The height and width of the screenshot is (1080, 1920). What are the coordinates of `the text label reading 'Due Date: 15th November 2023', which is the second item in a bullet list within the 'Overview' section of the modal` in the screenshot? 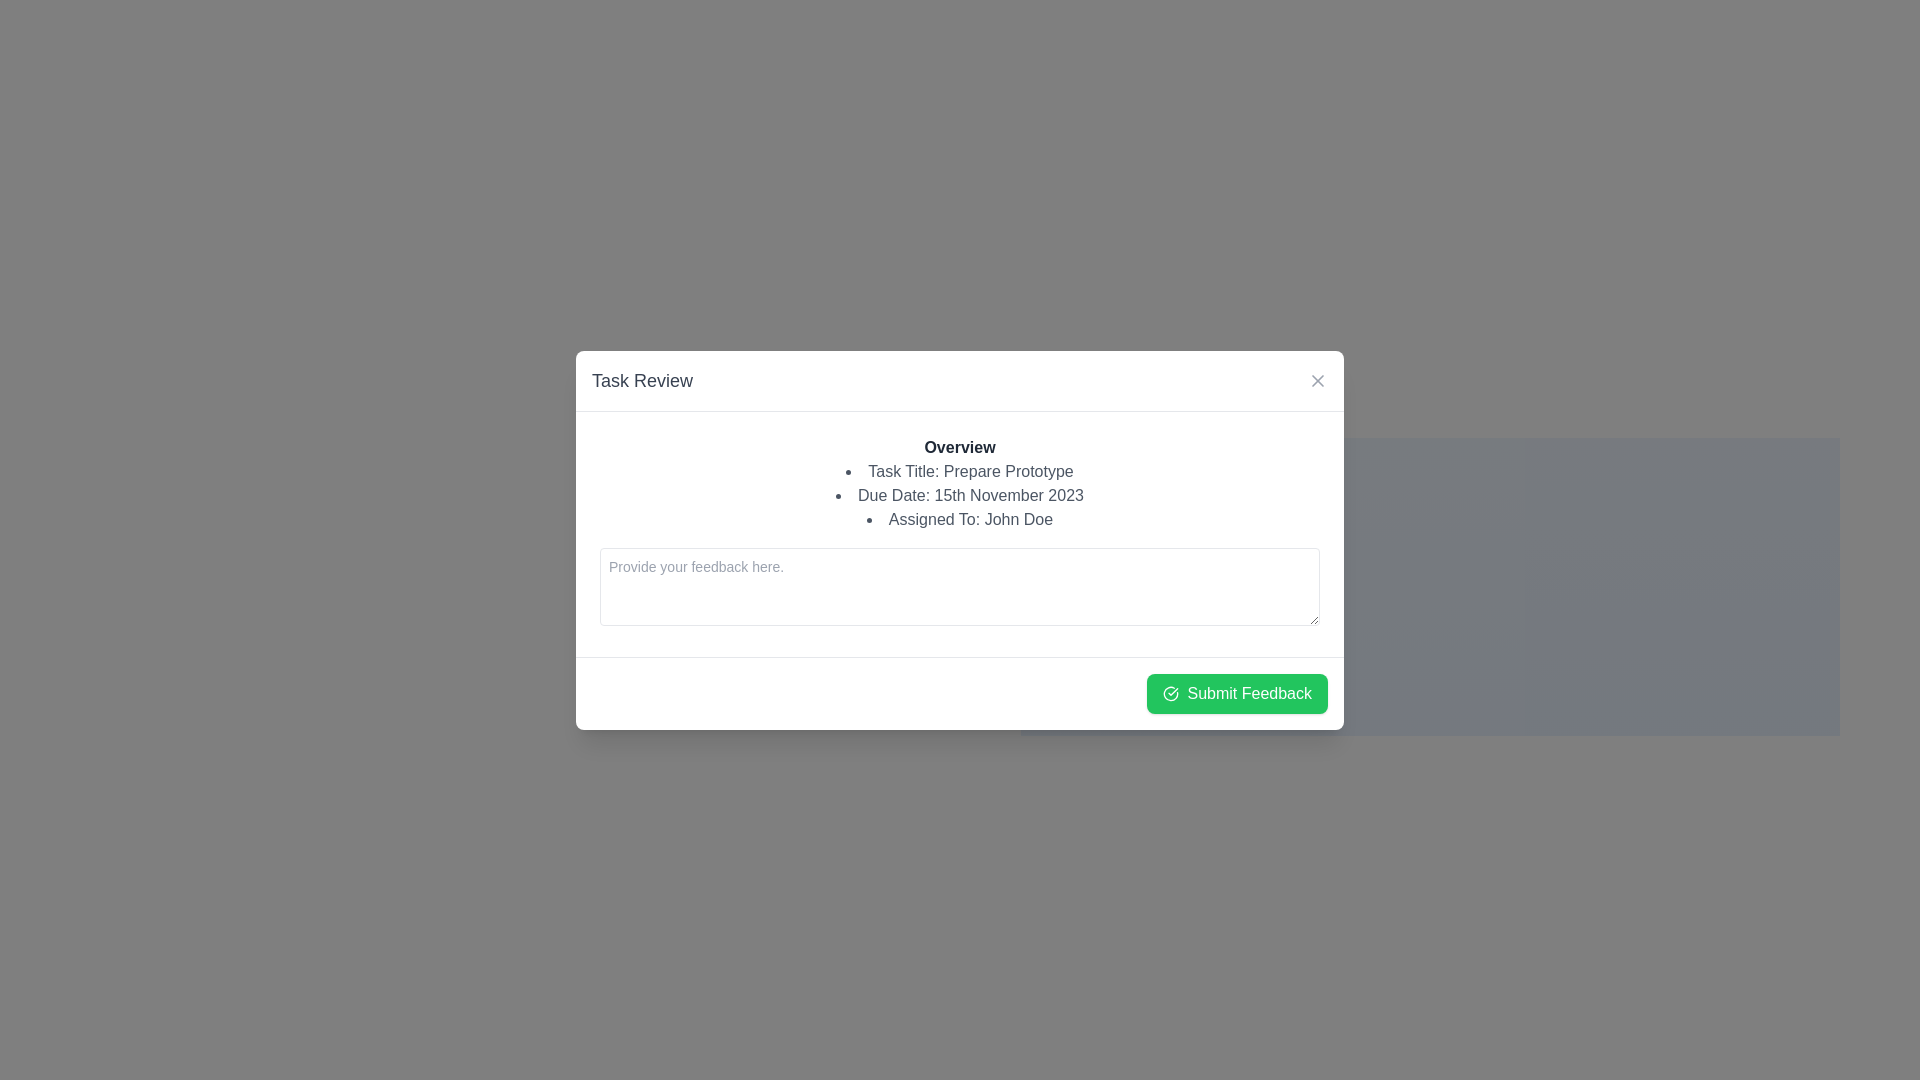 It's located at (960, 495).